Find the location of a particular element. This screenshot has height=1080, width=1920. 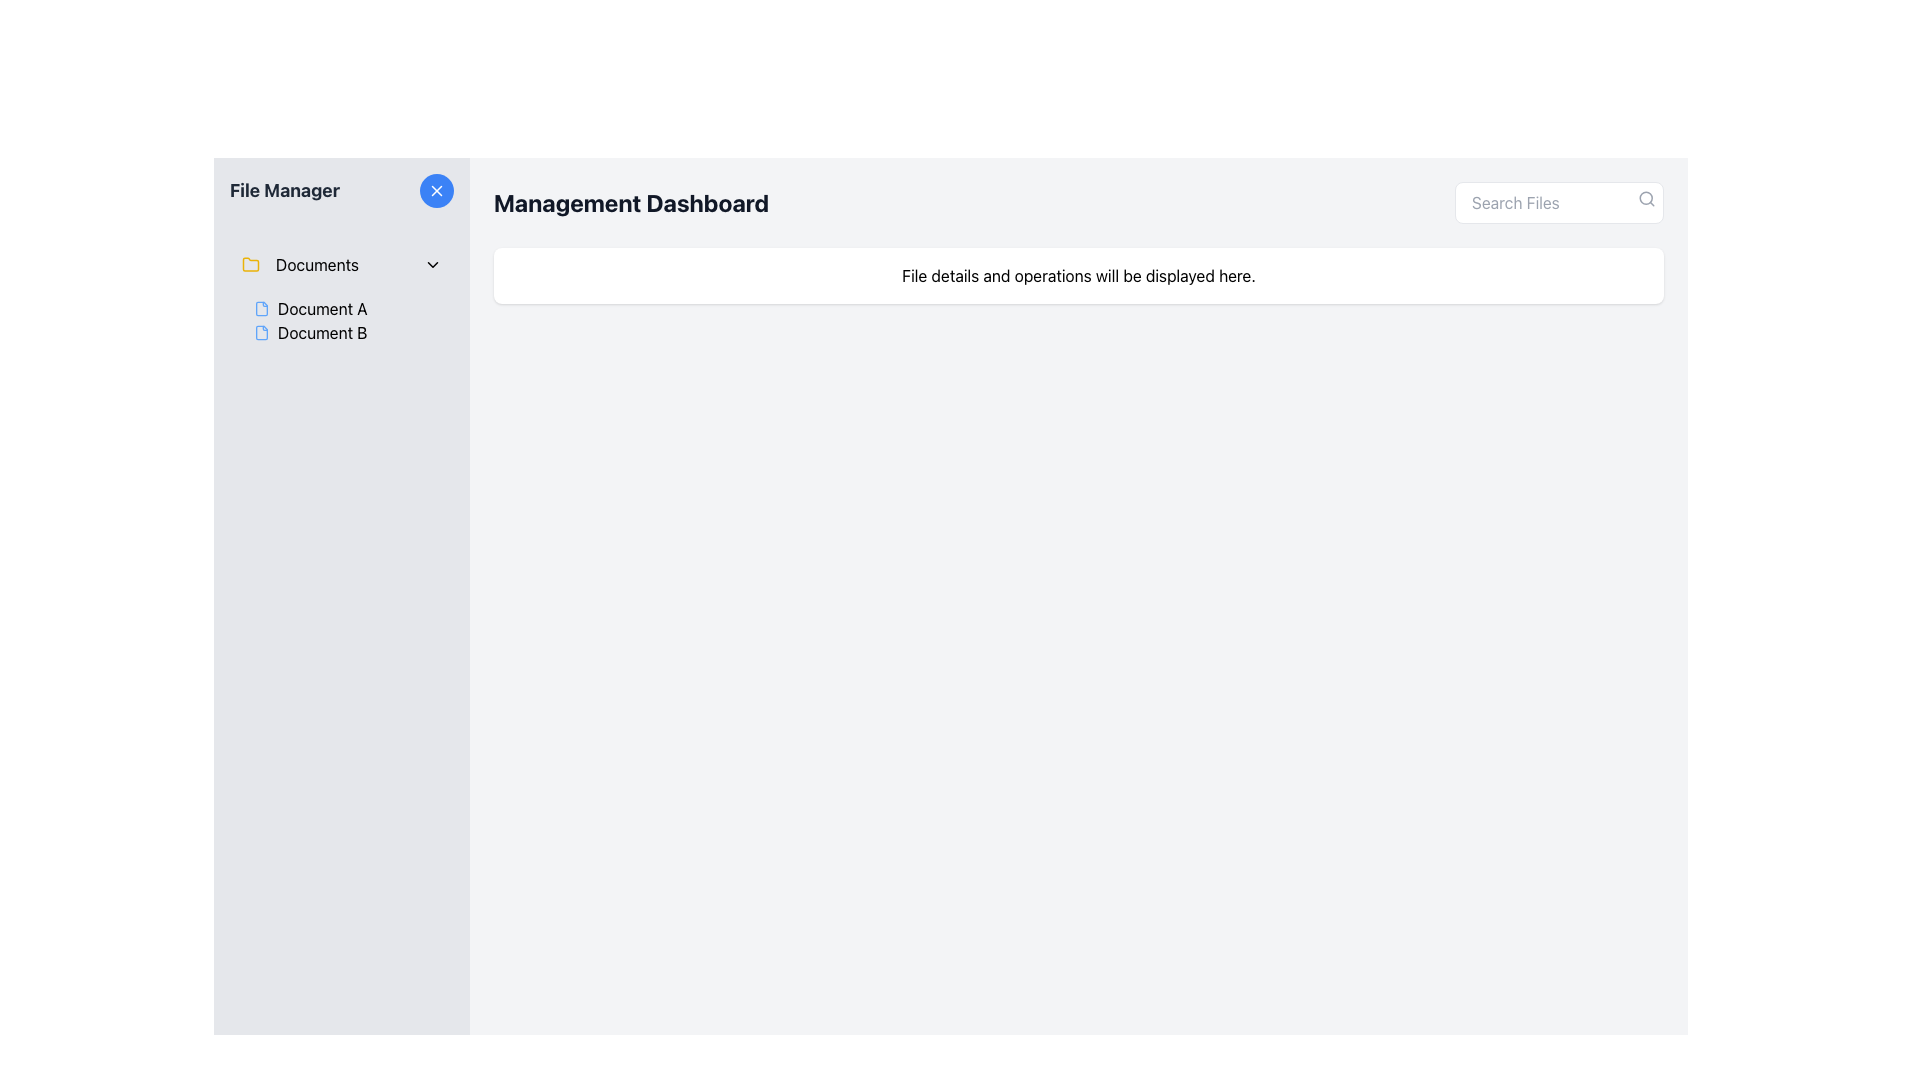

the 'File Manager' static text label, which is prominently displayed in bold, larger font, dark gray color against a light background, located in the top left corner of the sidebar is located at coordinates (283, 191).